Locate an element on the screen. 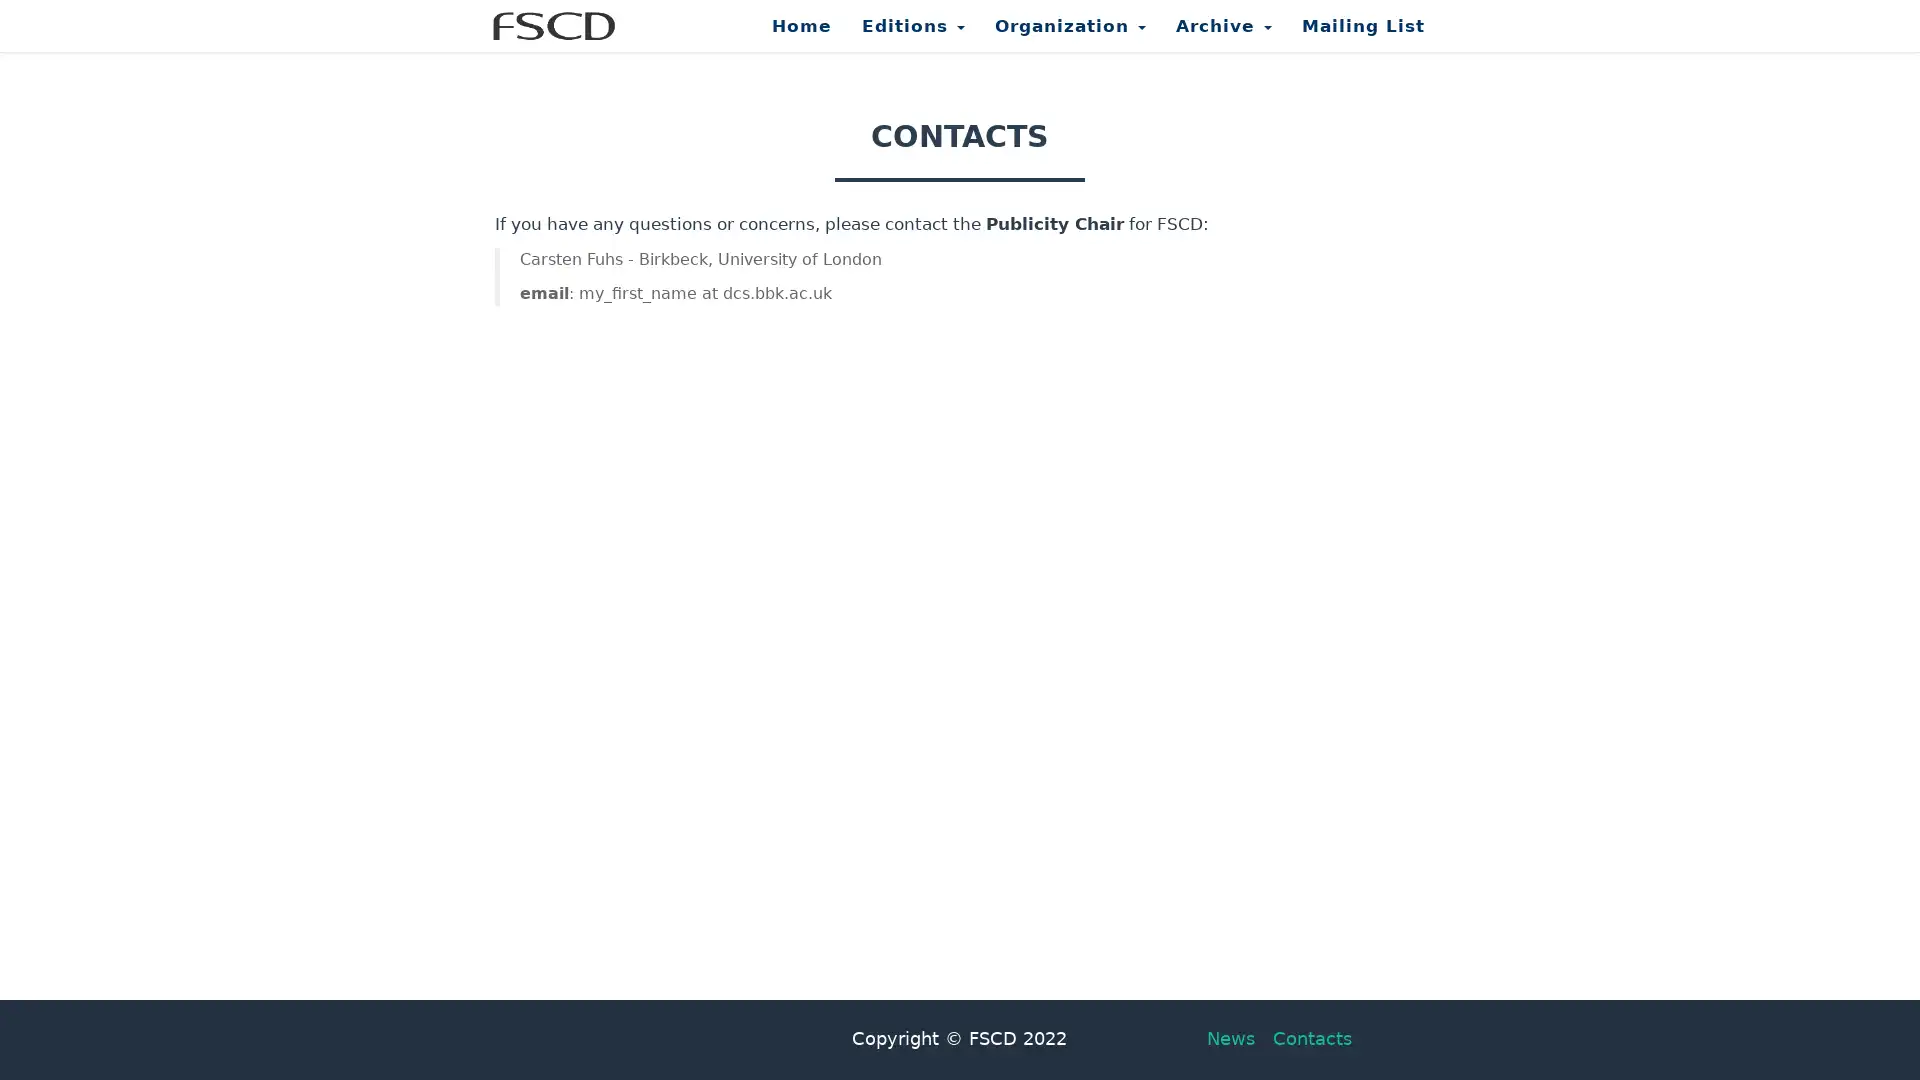  Organization is located at coordinates (1069, 34).